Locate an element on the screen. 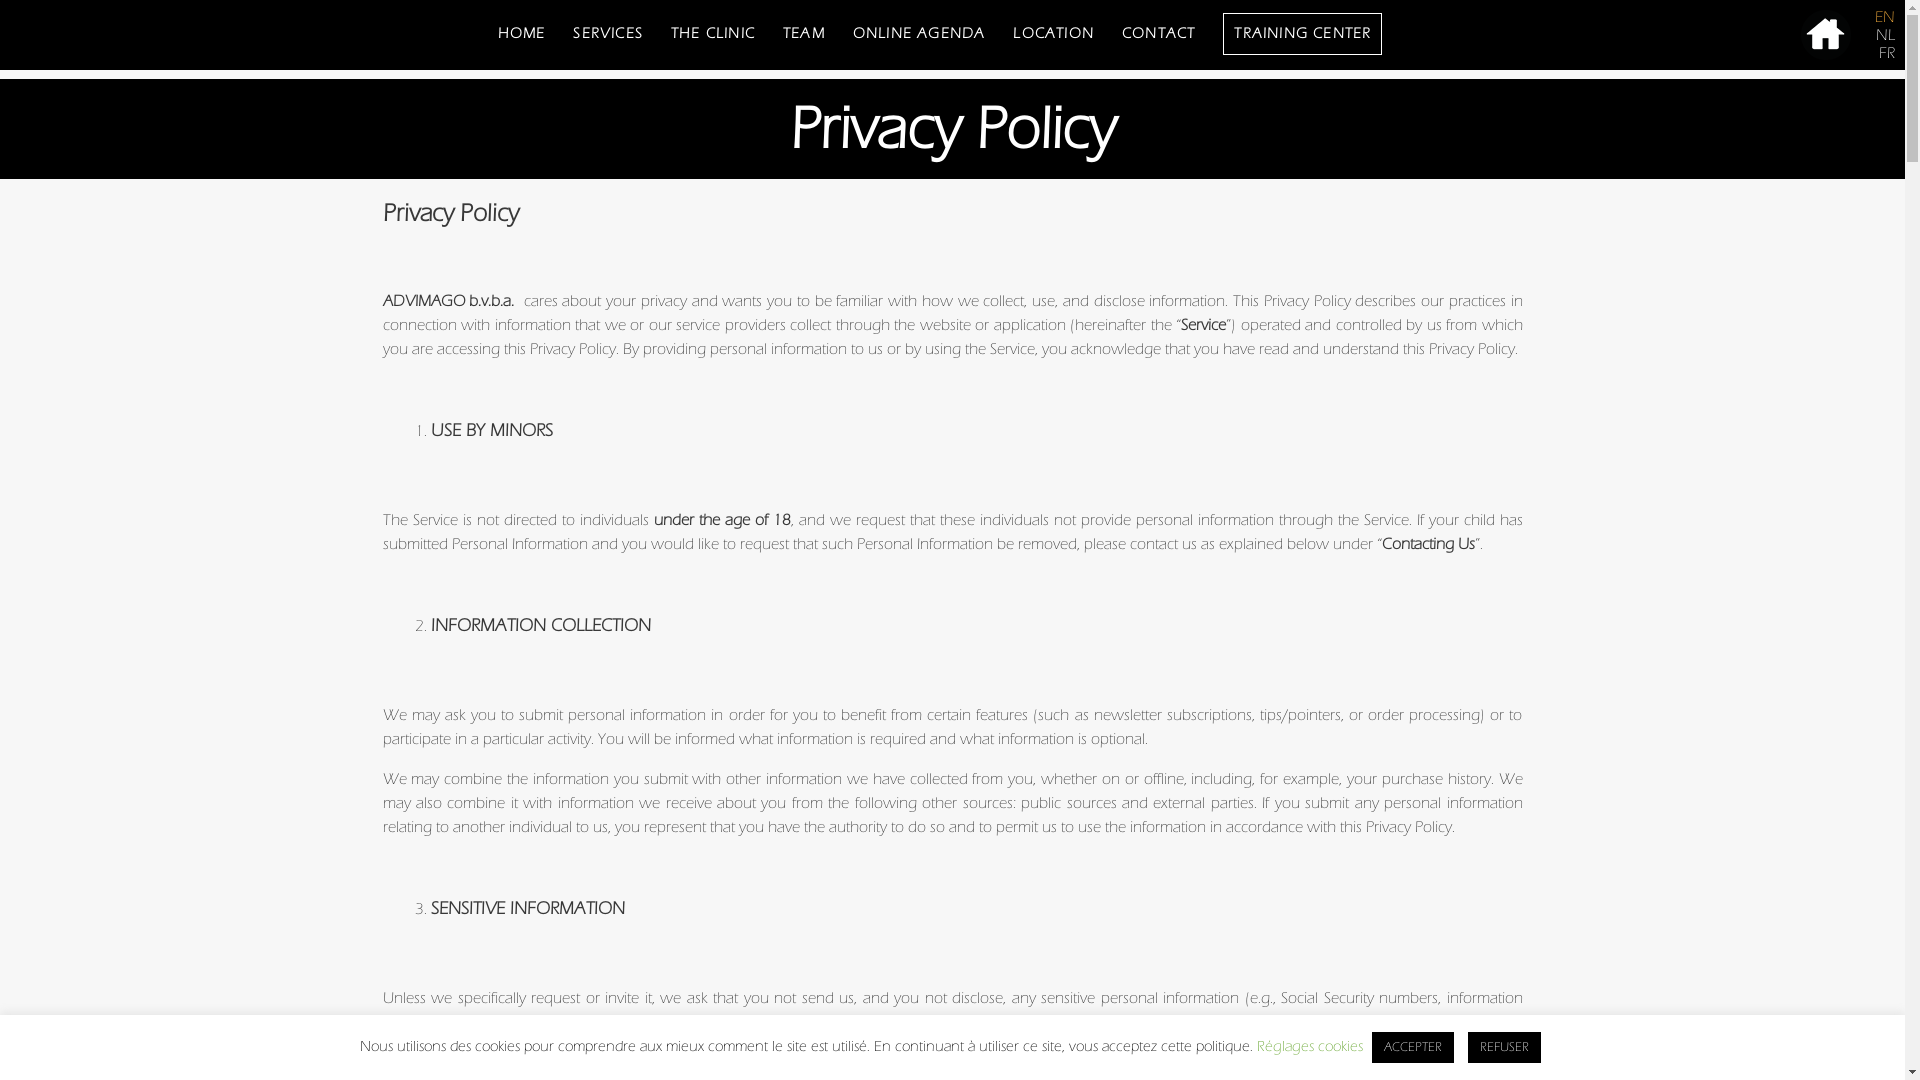 This screenshot has height=1080, width=1920. 'ONLINE AGENDA' is located at coordinates (918, 31).